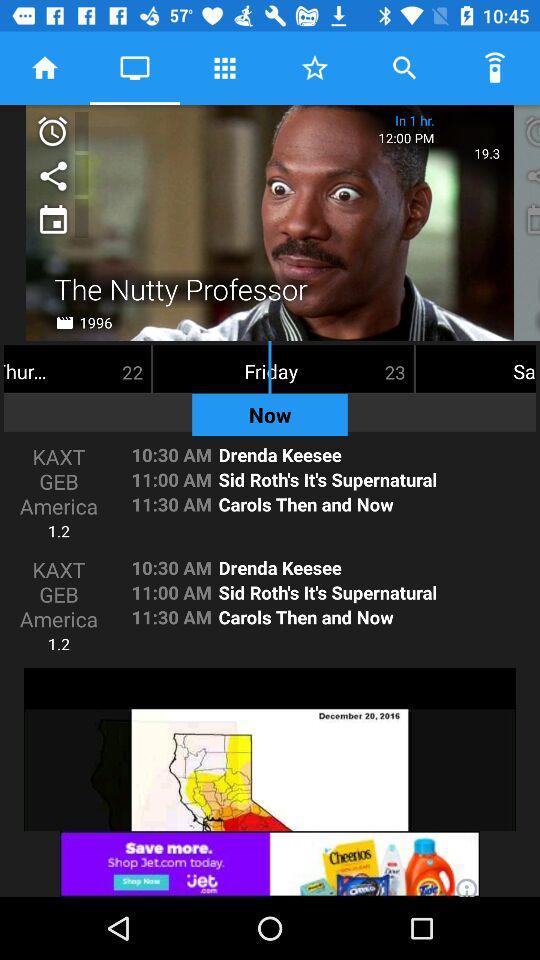 The height and width of the screenshot is (960, 540). Describe the element at coordinates (52, 173) in the screenshot. I see `the share icon` at that location.